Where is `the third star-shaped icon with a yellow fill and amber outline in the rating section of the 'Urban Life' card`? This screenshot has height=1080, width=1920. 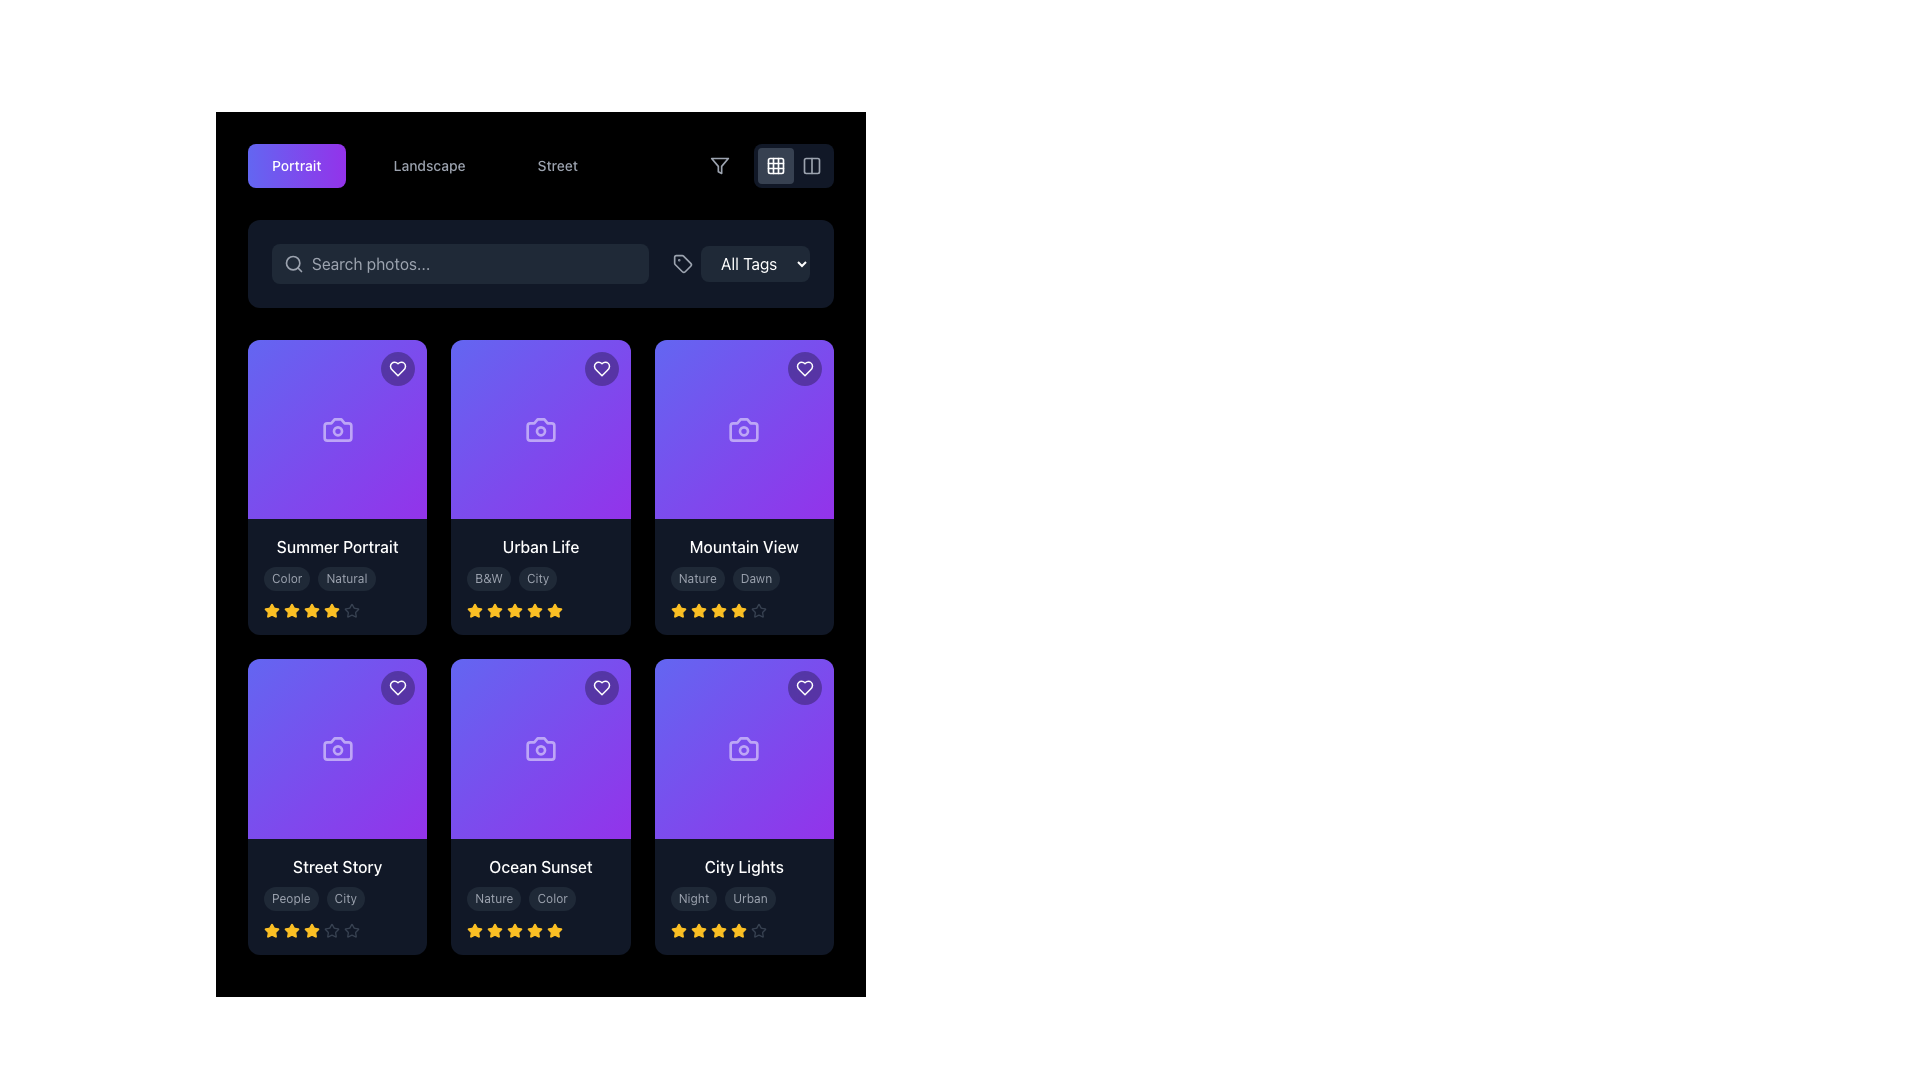
the third star-shaped icon with a yellow fill and amber outline in the rating section of the 'Urban Life' card is located at coordinates (495, 610).